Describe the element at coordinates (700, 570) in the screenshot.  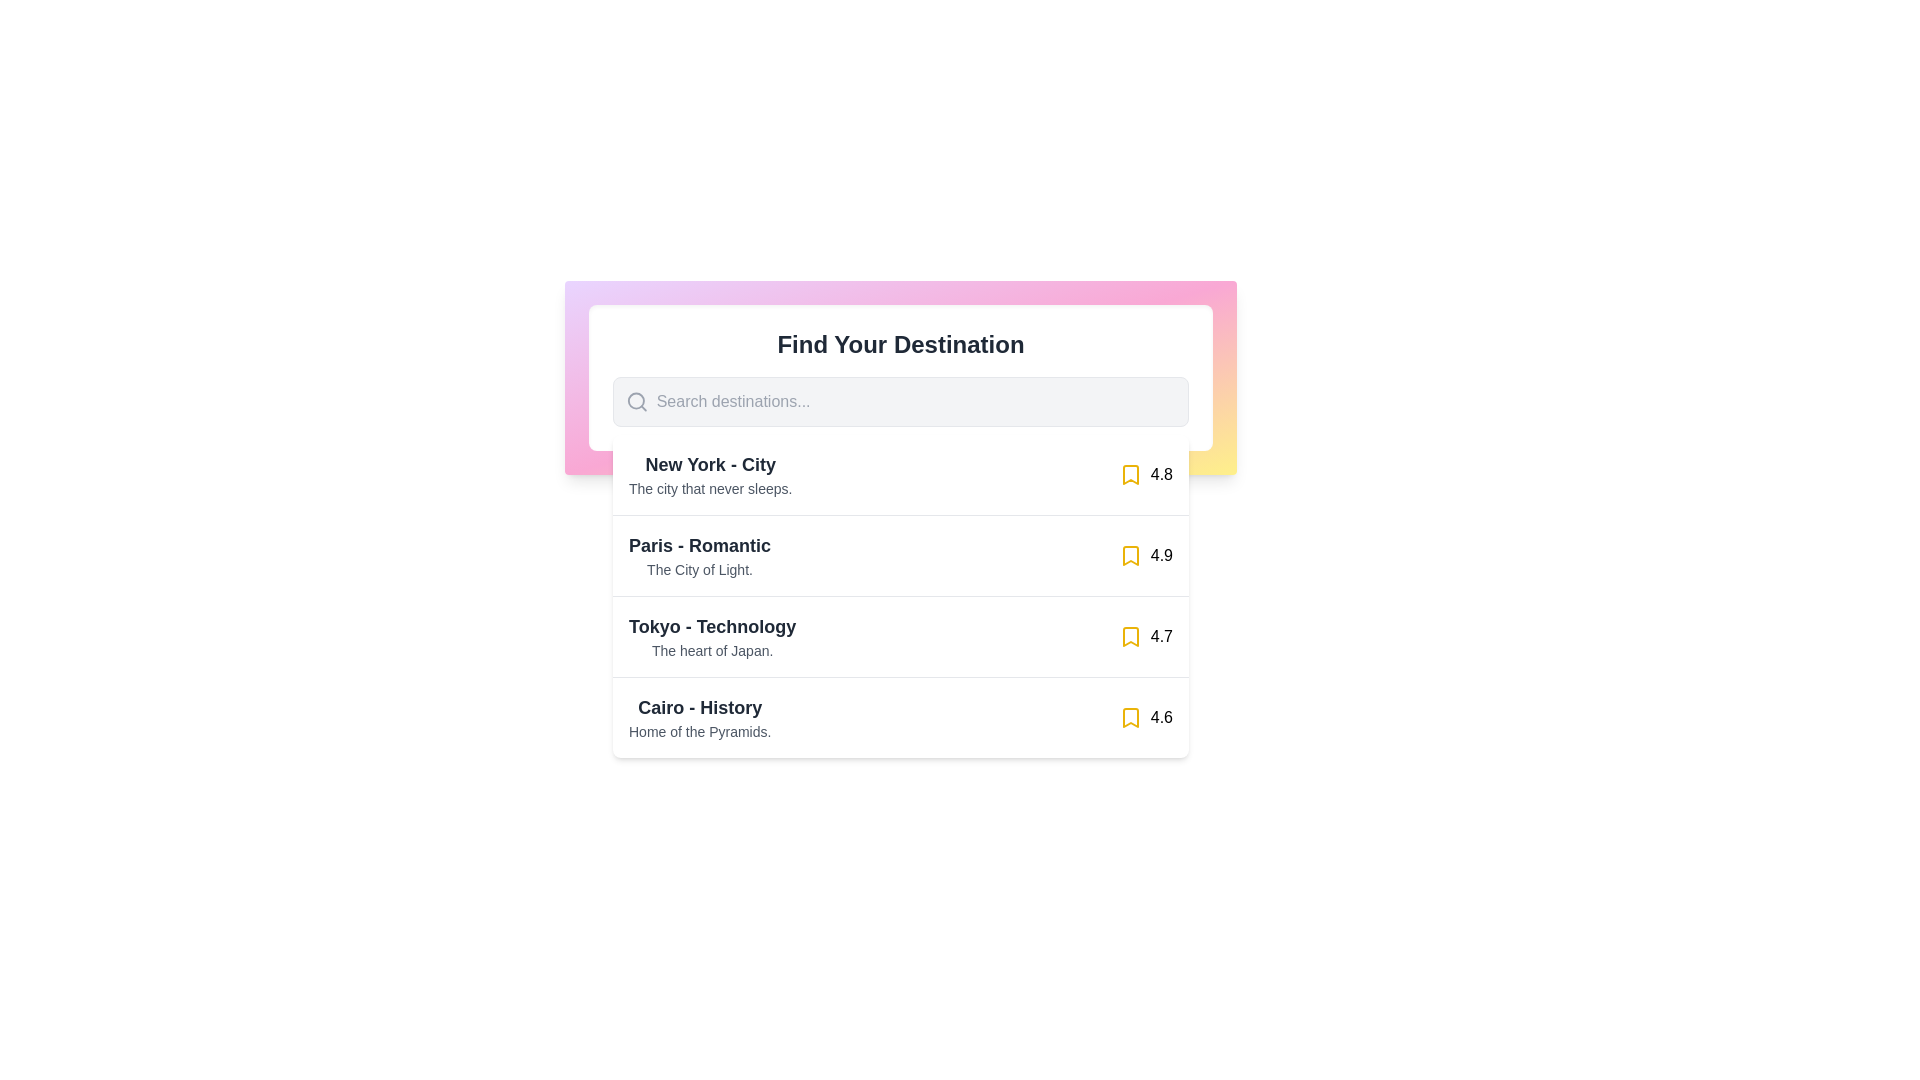
I see `the descriptive Text label located directly beneath the 'Paris - Romantic' title in the second item of the vertical list` at that location.